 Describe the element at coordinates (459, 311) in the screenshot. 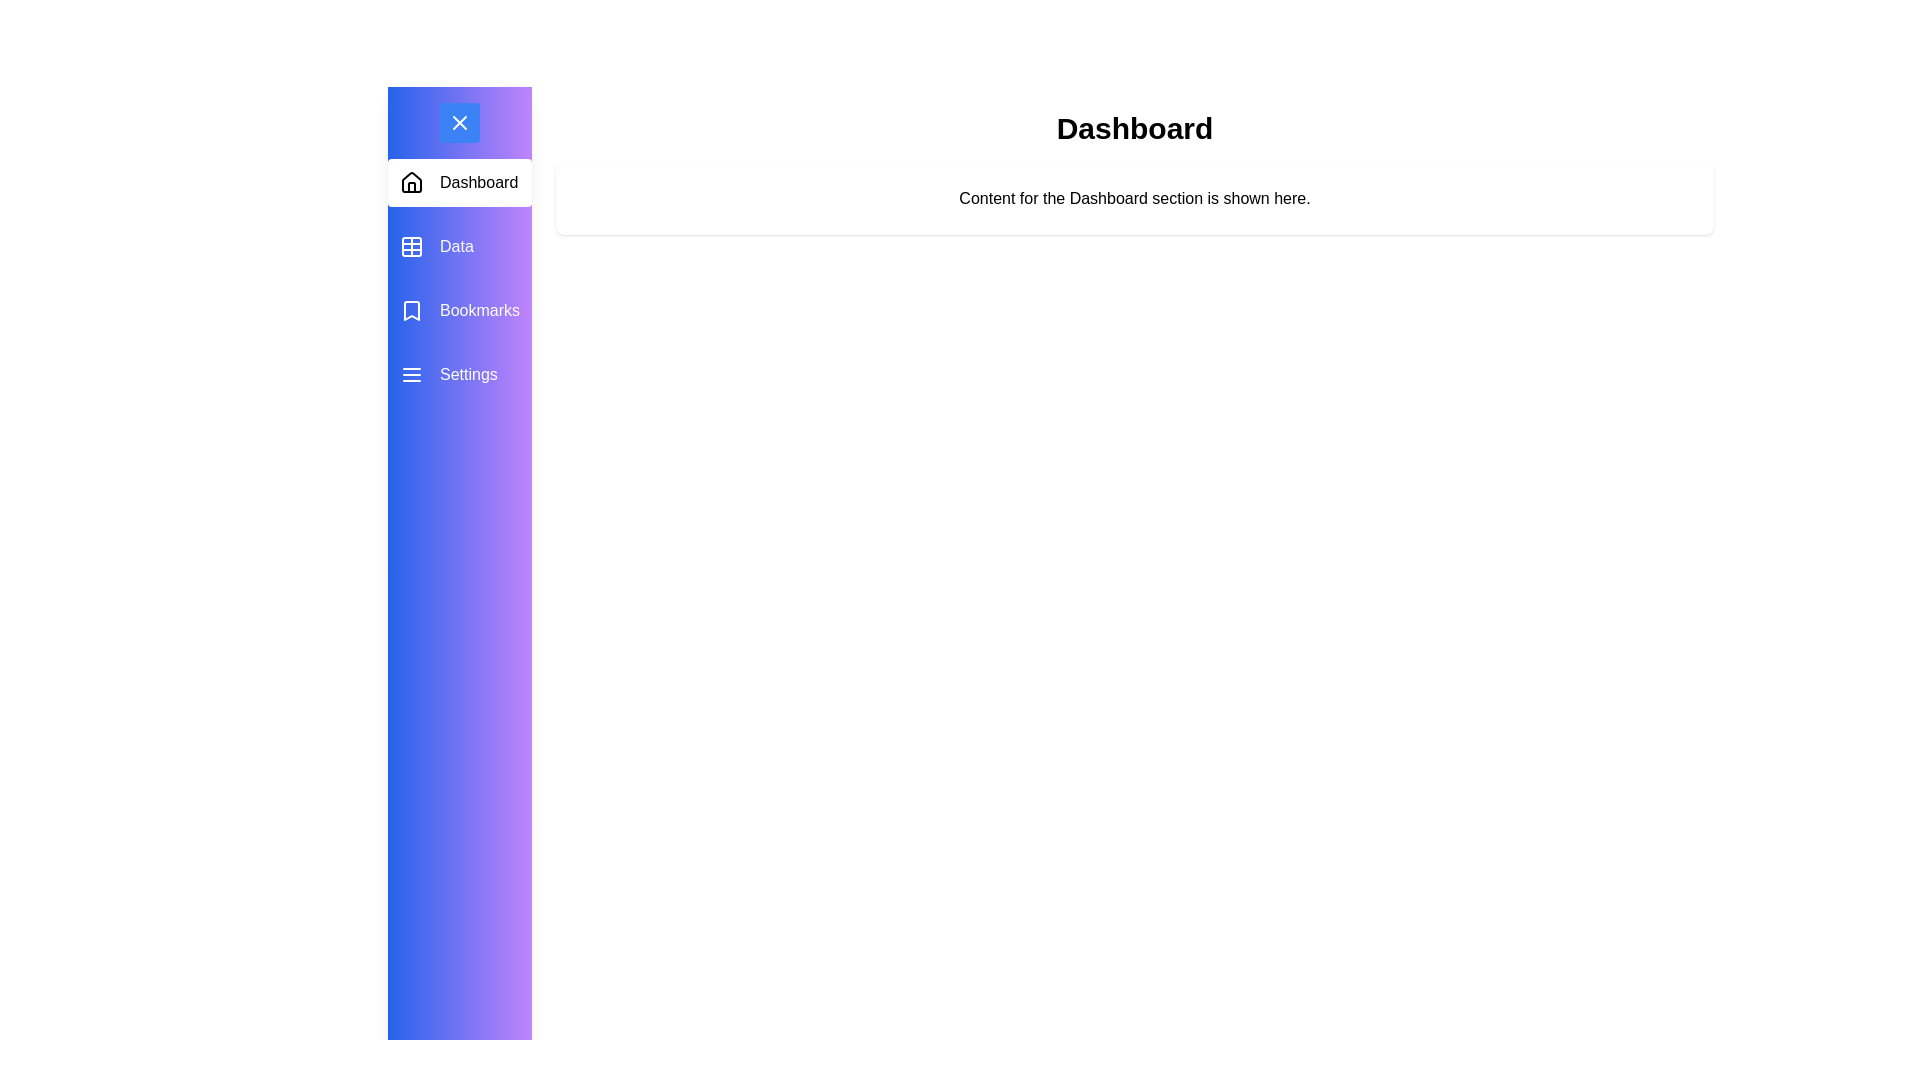

I see `the menu item Bookmarks from the drawer` at that location.